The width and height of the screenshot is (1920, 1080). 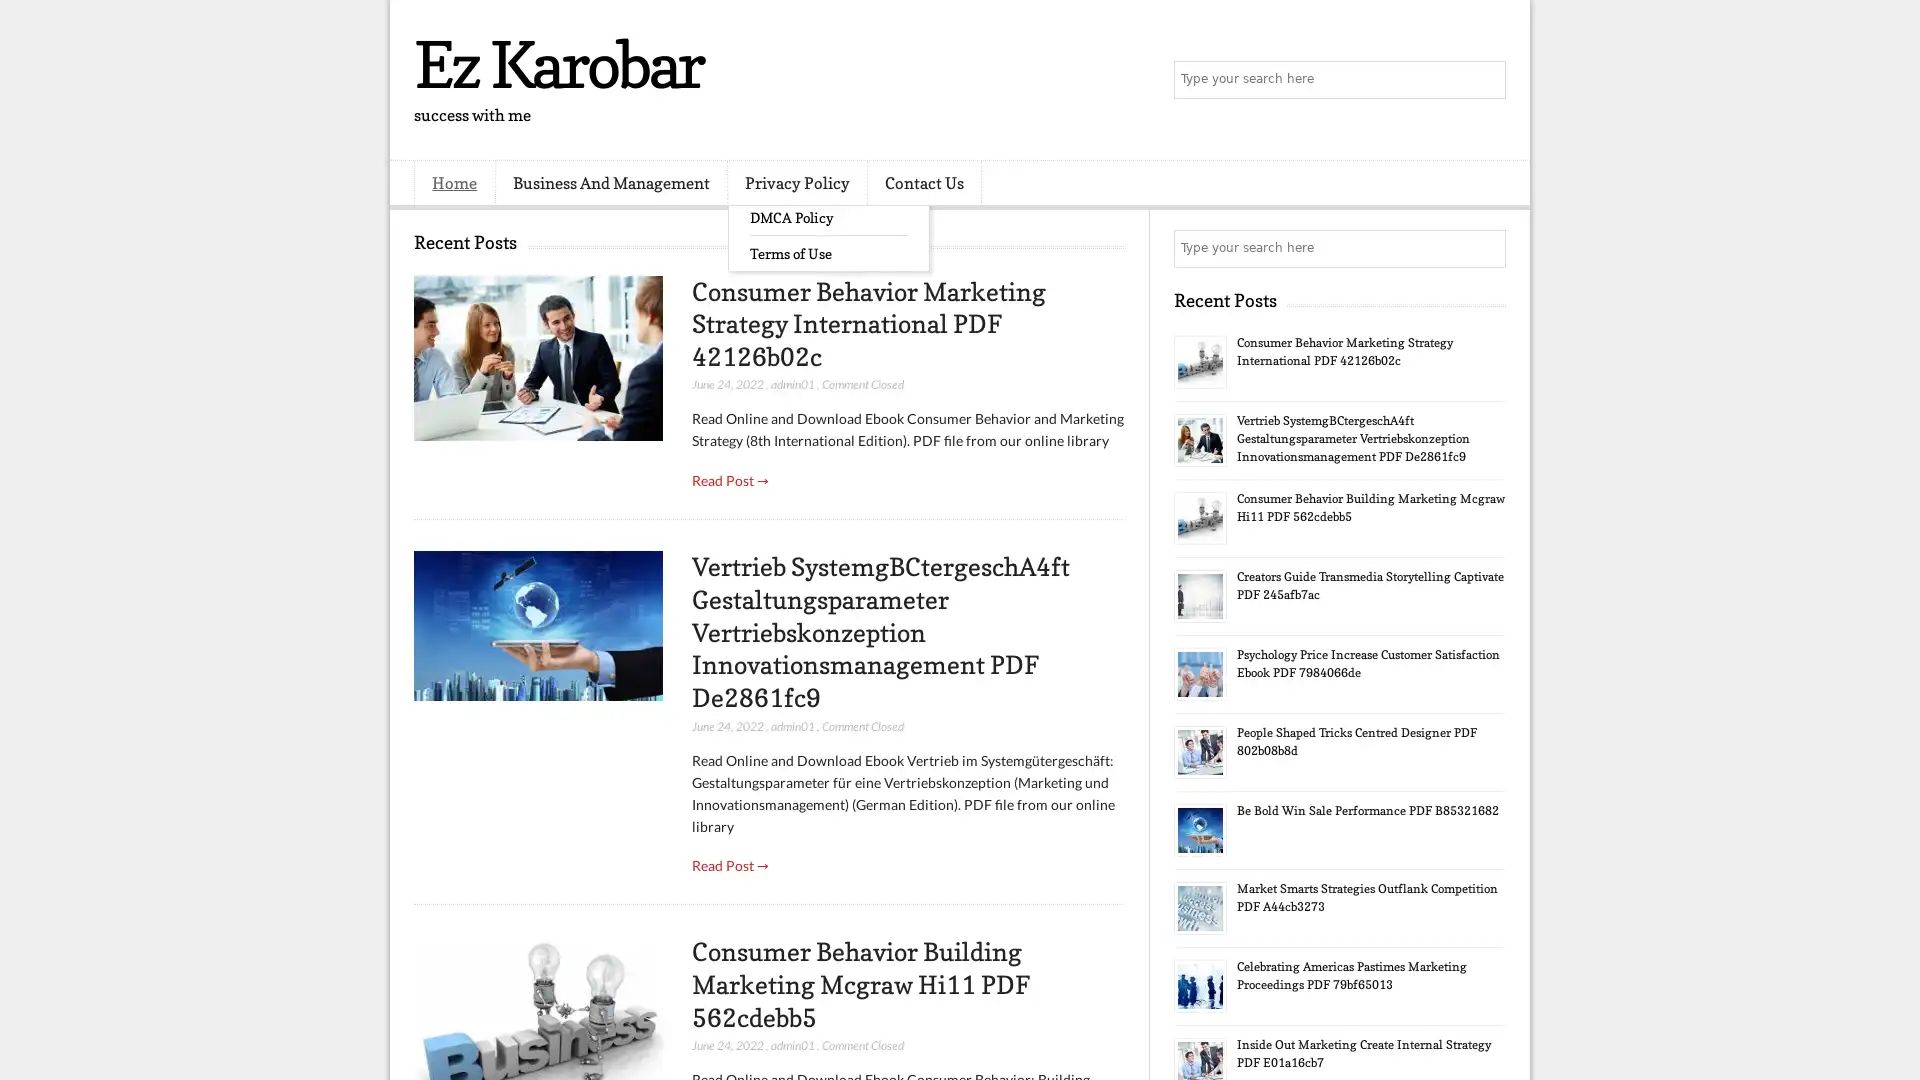 What do you see at coordinates (1485, 248) in the screenshot?
I see `Search` at bounding box center [1485, 248].